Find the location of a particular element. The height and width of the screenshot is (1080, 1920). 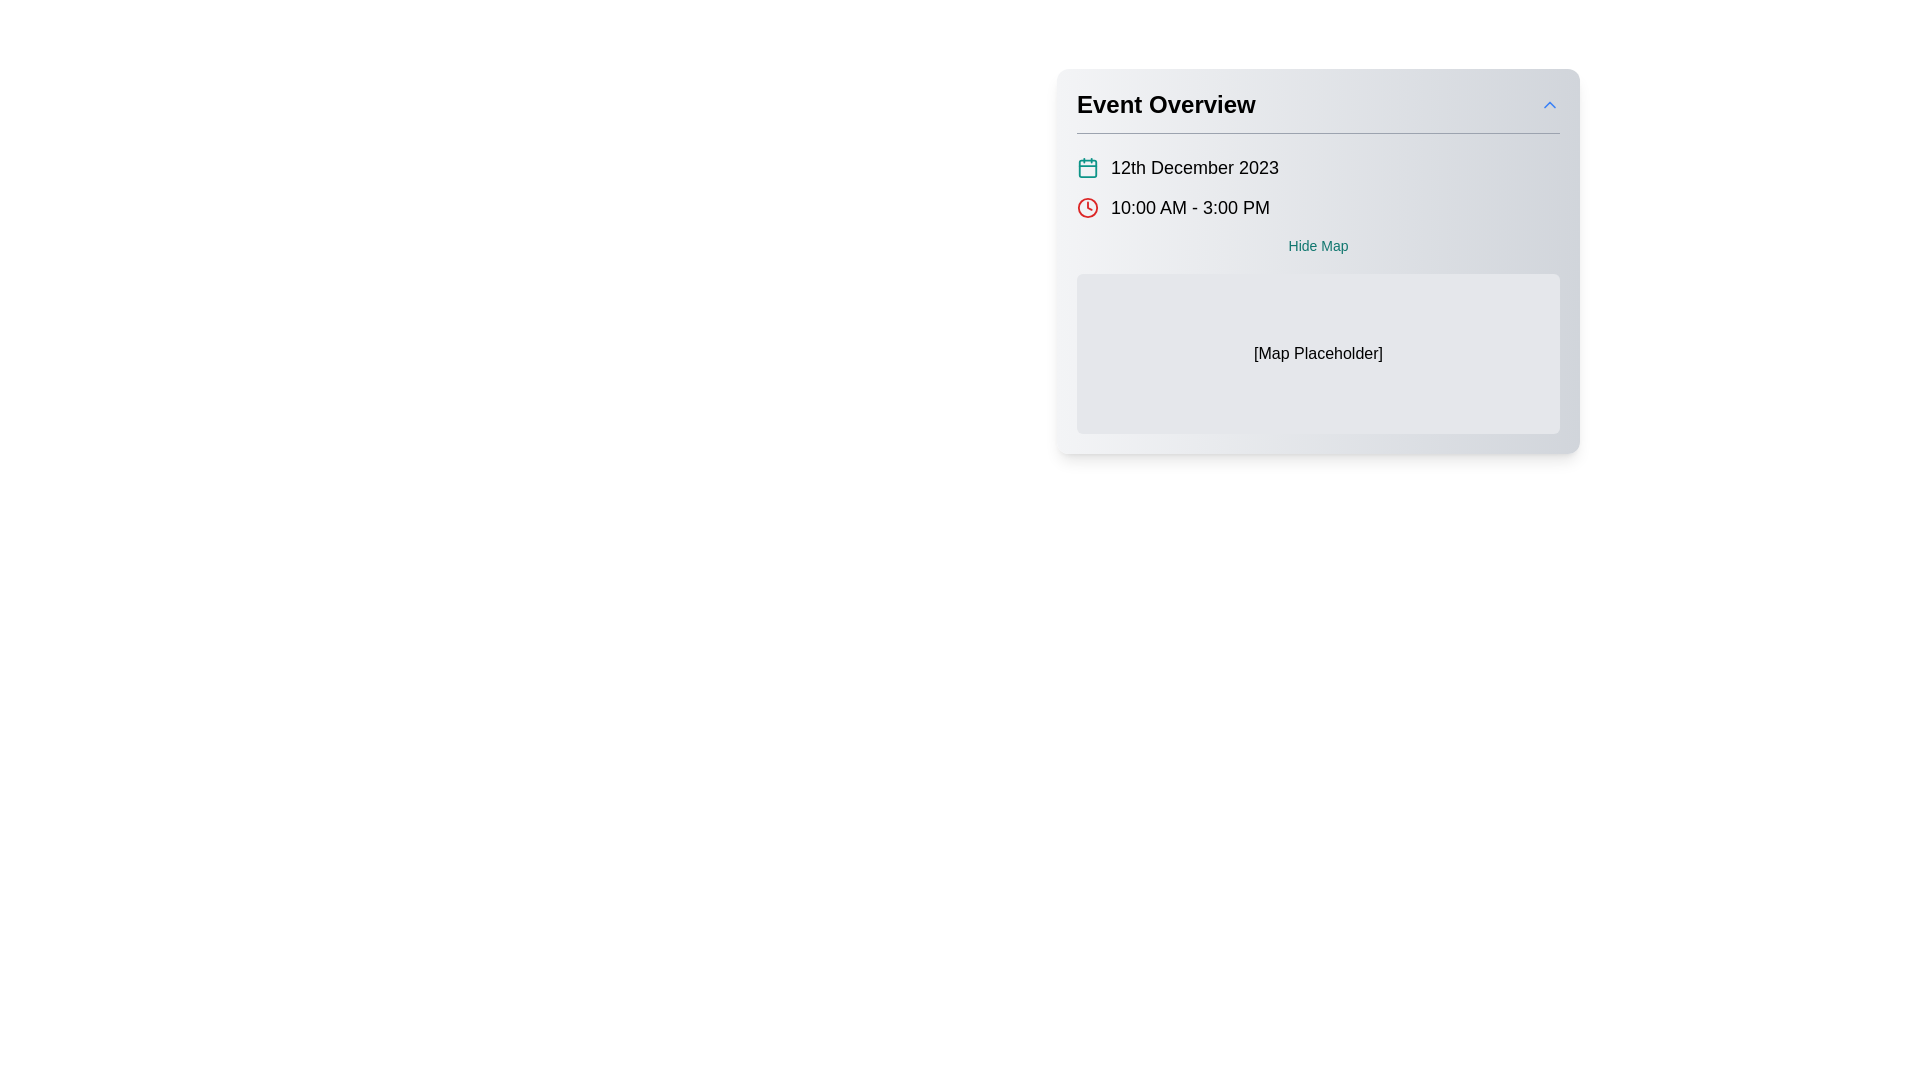

the circular graphical shape that serves as the clock's face, located within the clock icon to the left of the time range text in the 'Event Overview' panel is located at coordinates (1087, 208).